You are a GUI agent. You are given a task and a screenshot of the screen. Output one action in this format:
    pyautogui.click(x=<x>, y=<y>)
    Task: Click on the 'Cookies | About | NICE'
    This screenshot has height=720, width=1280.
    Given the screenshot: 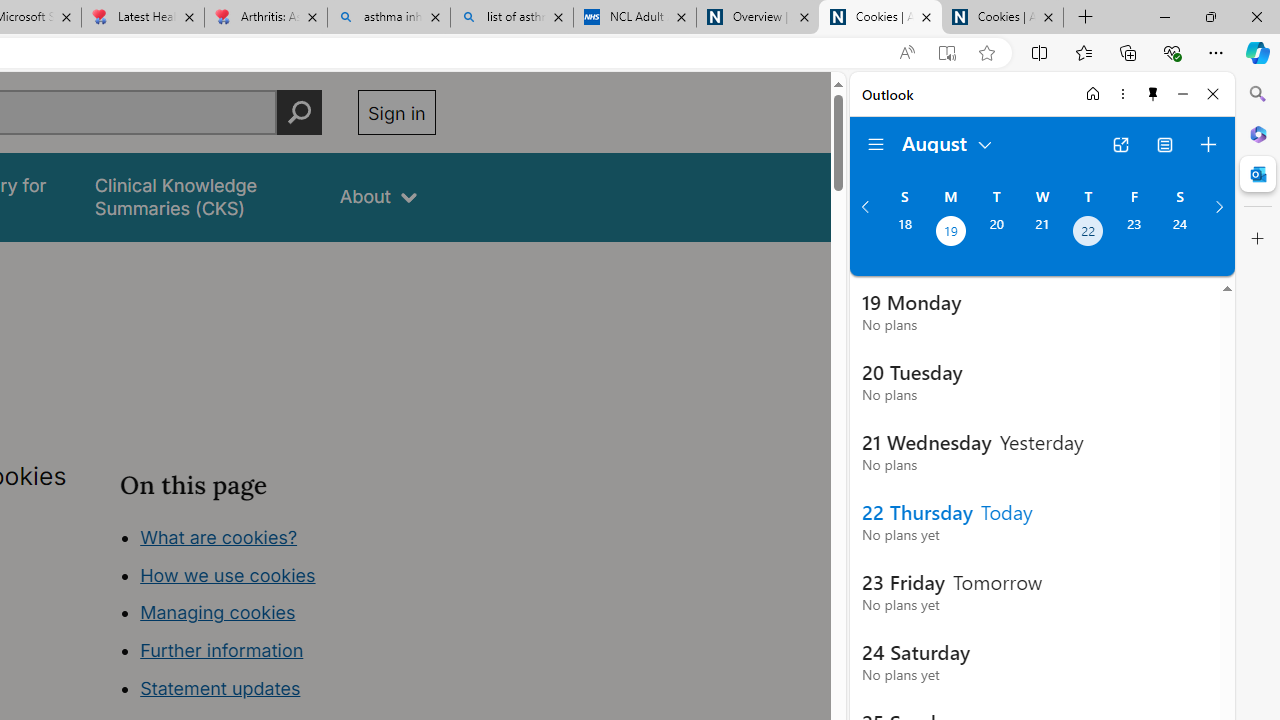 What is the action you would take?
    pyautogui.click(x=1002, y=17)
    